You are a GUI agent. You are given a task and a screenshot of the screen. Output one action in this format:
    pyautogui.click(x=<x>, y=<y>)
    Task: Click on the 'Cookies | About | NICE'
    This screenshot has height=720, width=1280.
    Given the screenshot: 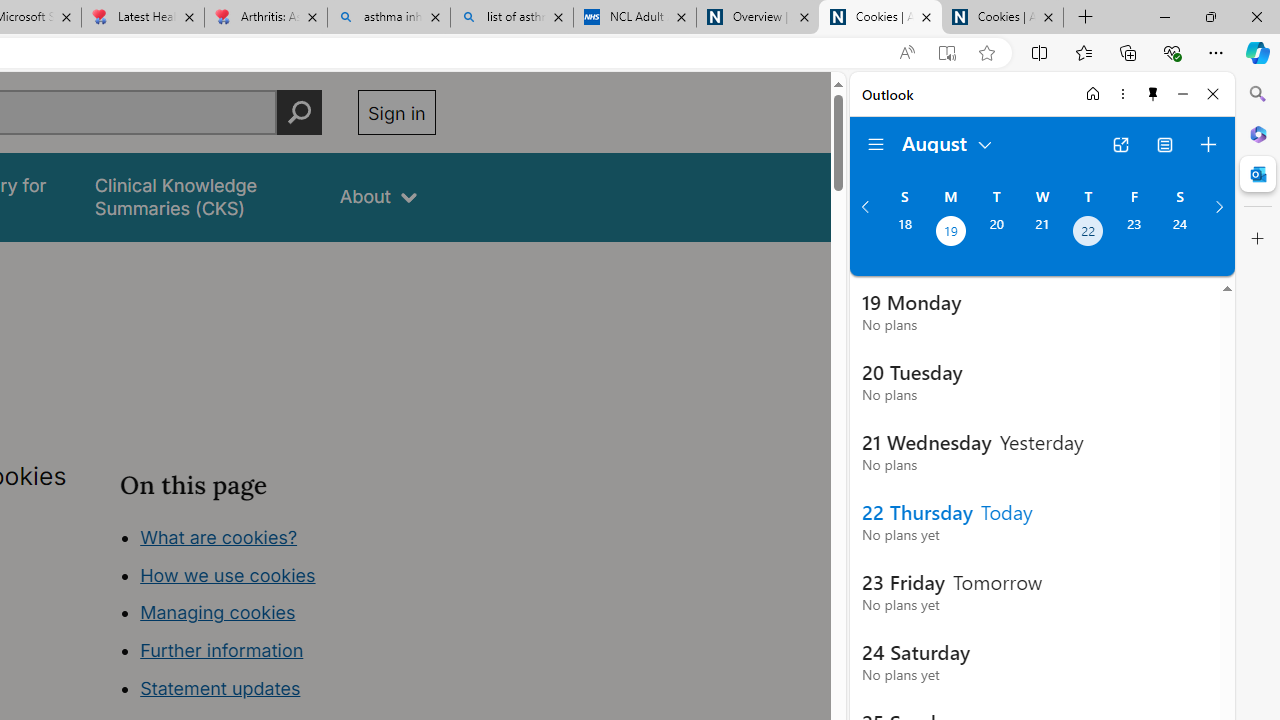 What is the action you would take?
    pyautogui.click(x=1002, y=17)
    